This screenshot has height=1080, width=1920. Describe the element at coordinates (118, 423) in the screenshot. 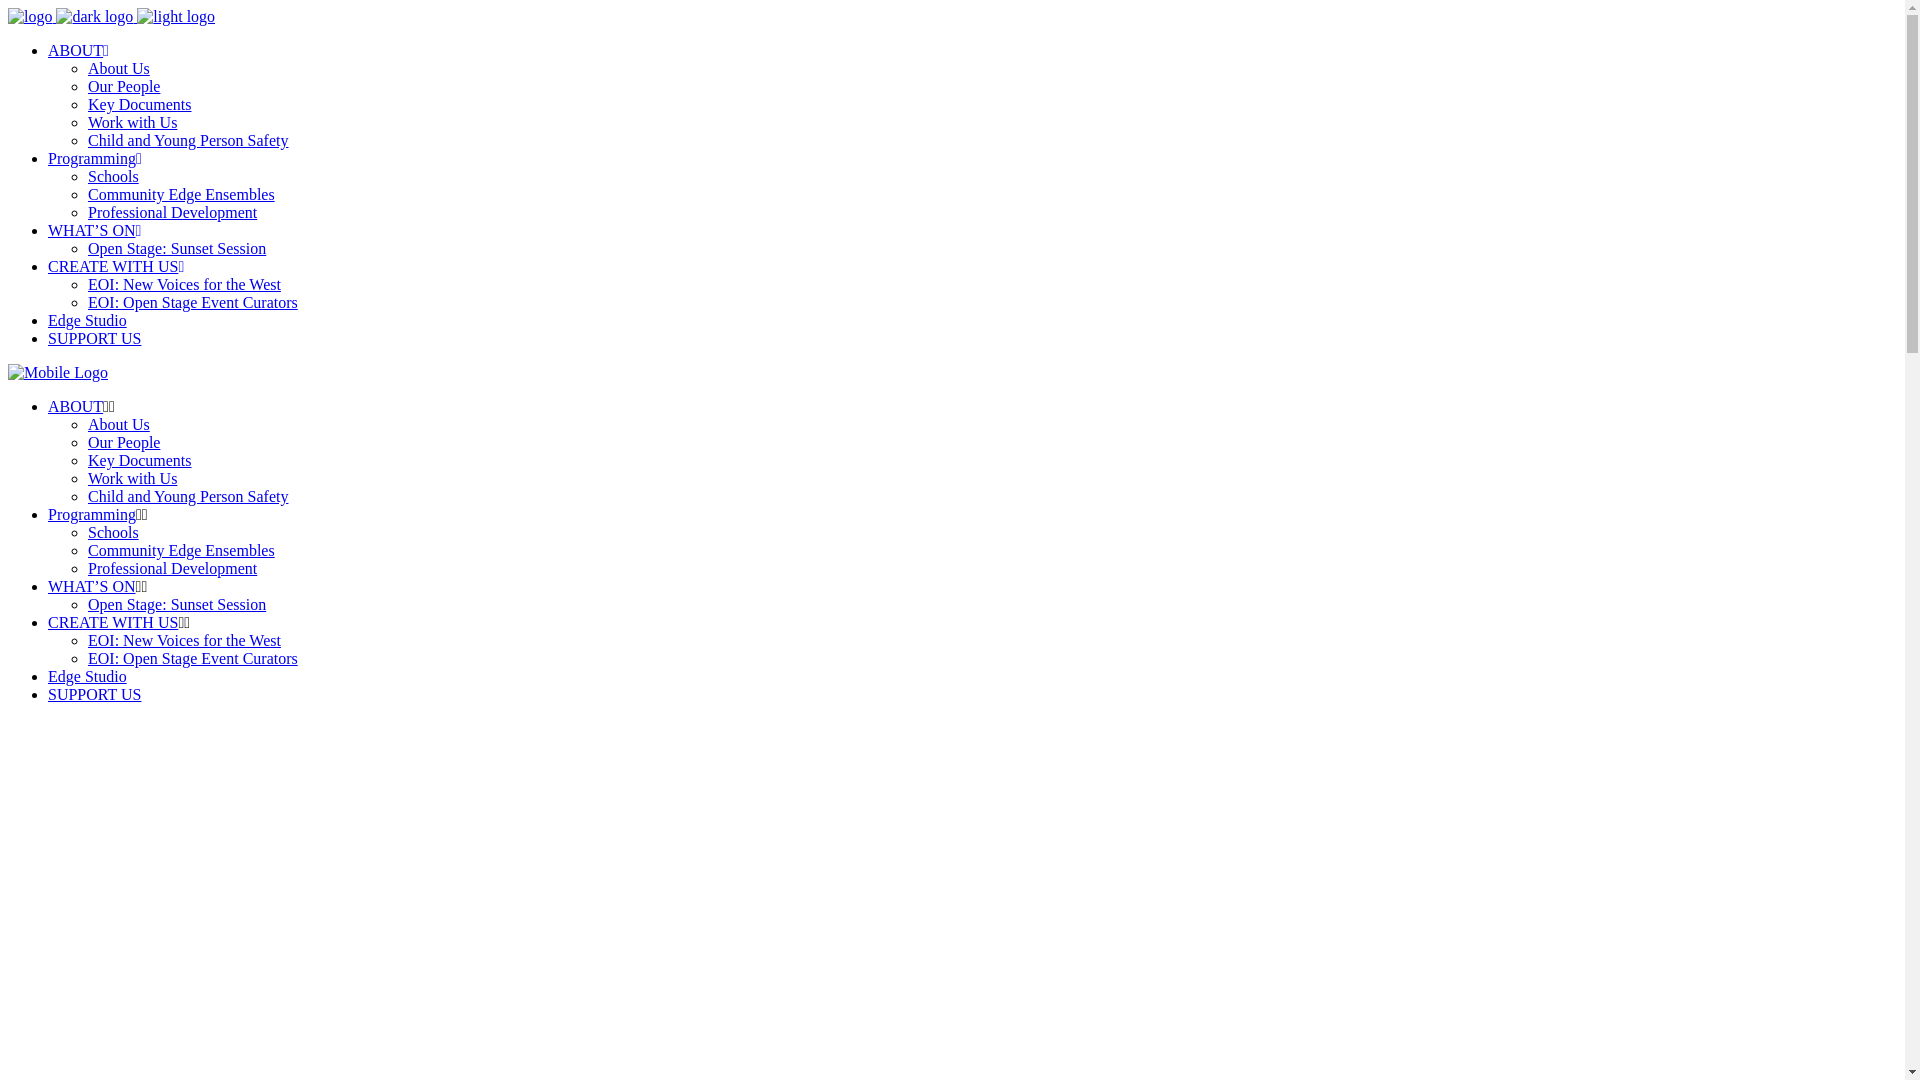

I see `'About Us'` at that location.